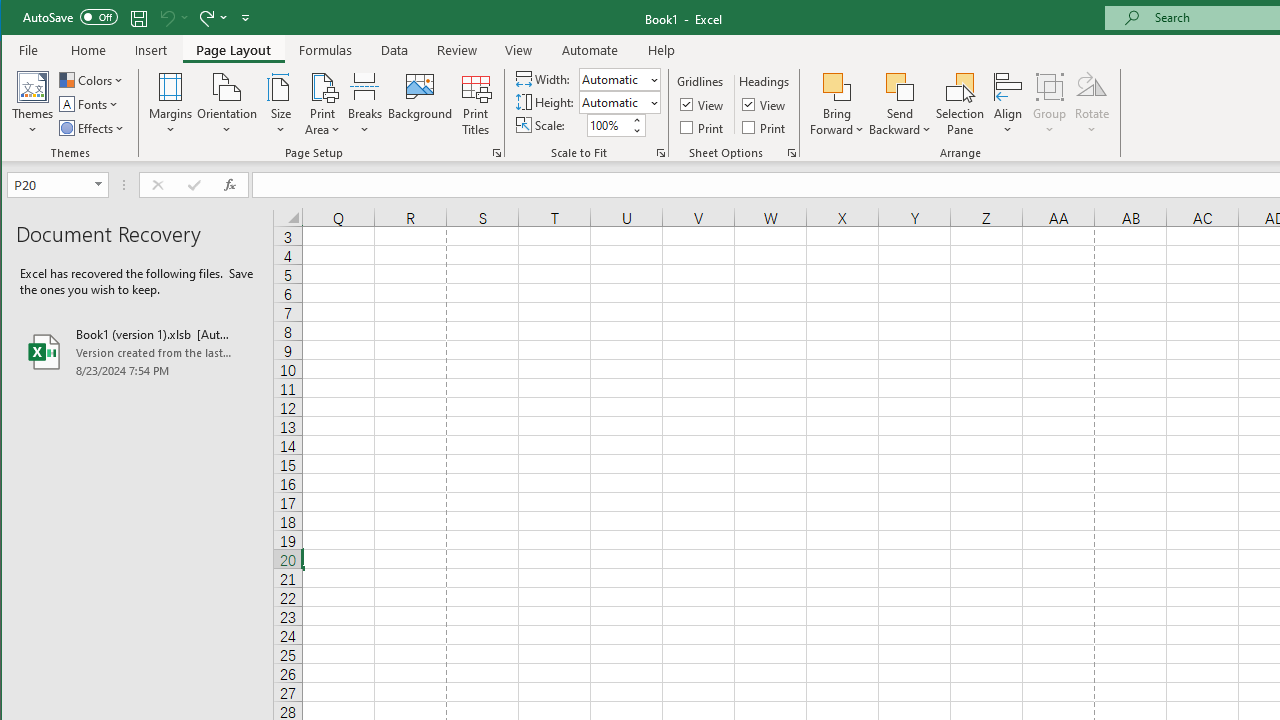  What do you see at coordinates (612, 102) in the screenshot?
I see `'Height'` at bounding box center [612, 102].